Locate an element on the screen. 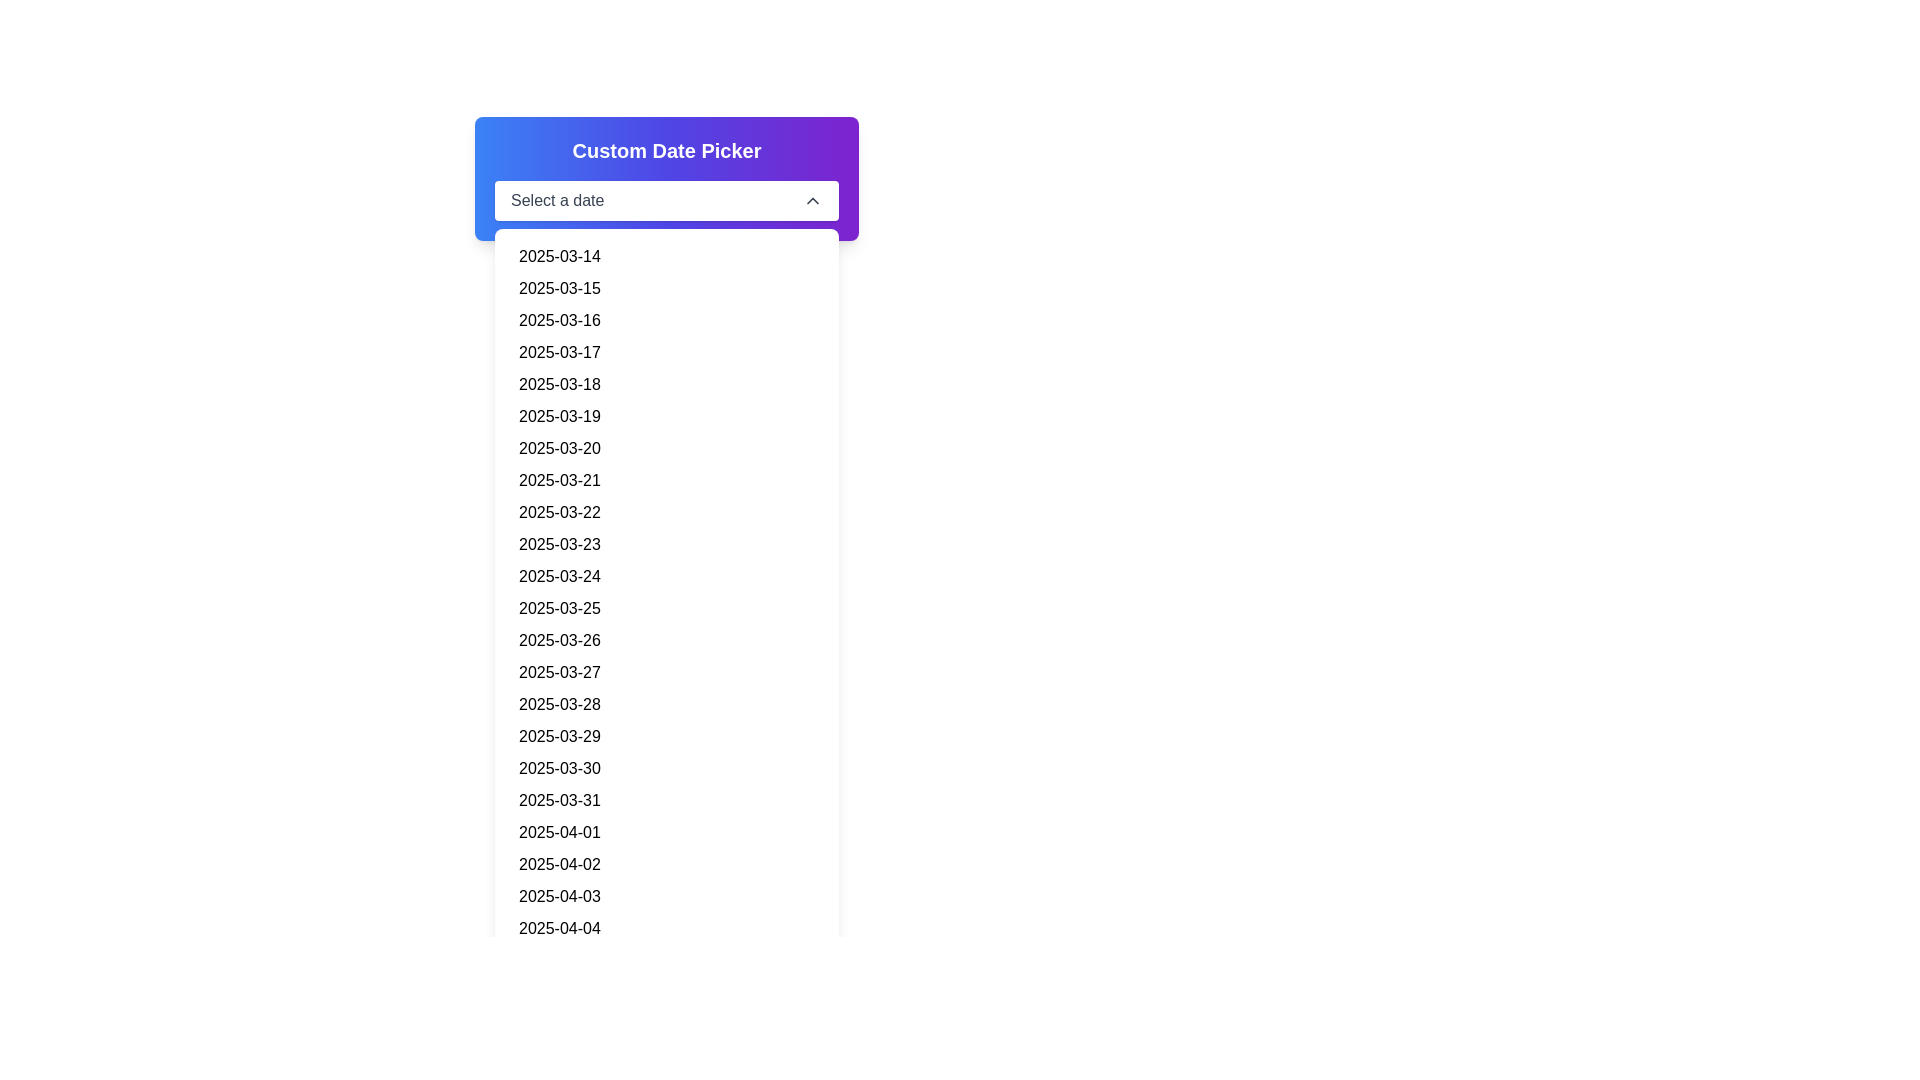 Image resolution: width=1920 pixels, height=1080 pixels. the date '2025-03-22' by clicking on the ninth date option in the date picker dropdown is located at coordinates (667, 512).